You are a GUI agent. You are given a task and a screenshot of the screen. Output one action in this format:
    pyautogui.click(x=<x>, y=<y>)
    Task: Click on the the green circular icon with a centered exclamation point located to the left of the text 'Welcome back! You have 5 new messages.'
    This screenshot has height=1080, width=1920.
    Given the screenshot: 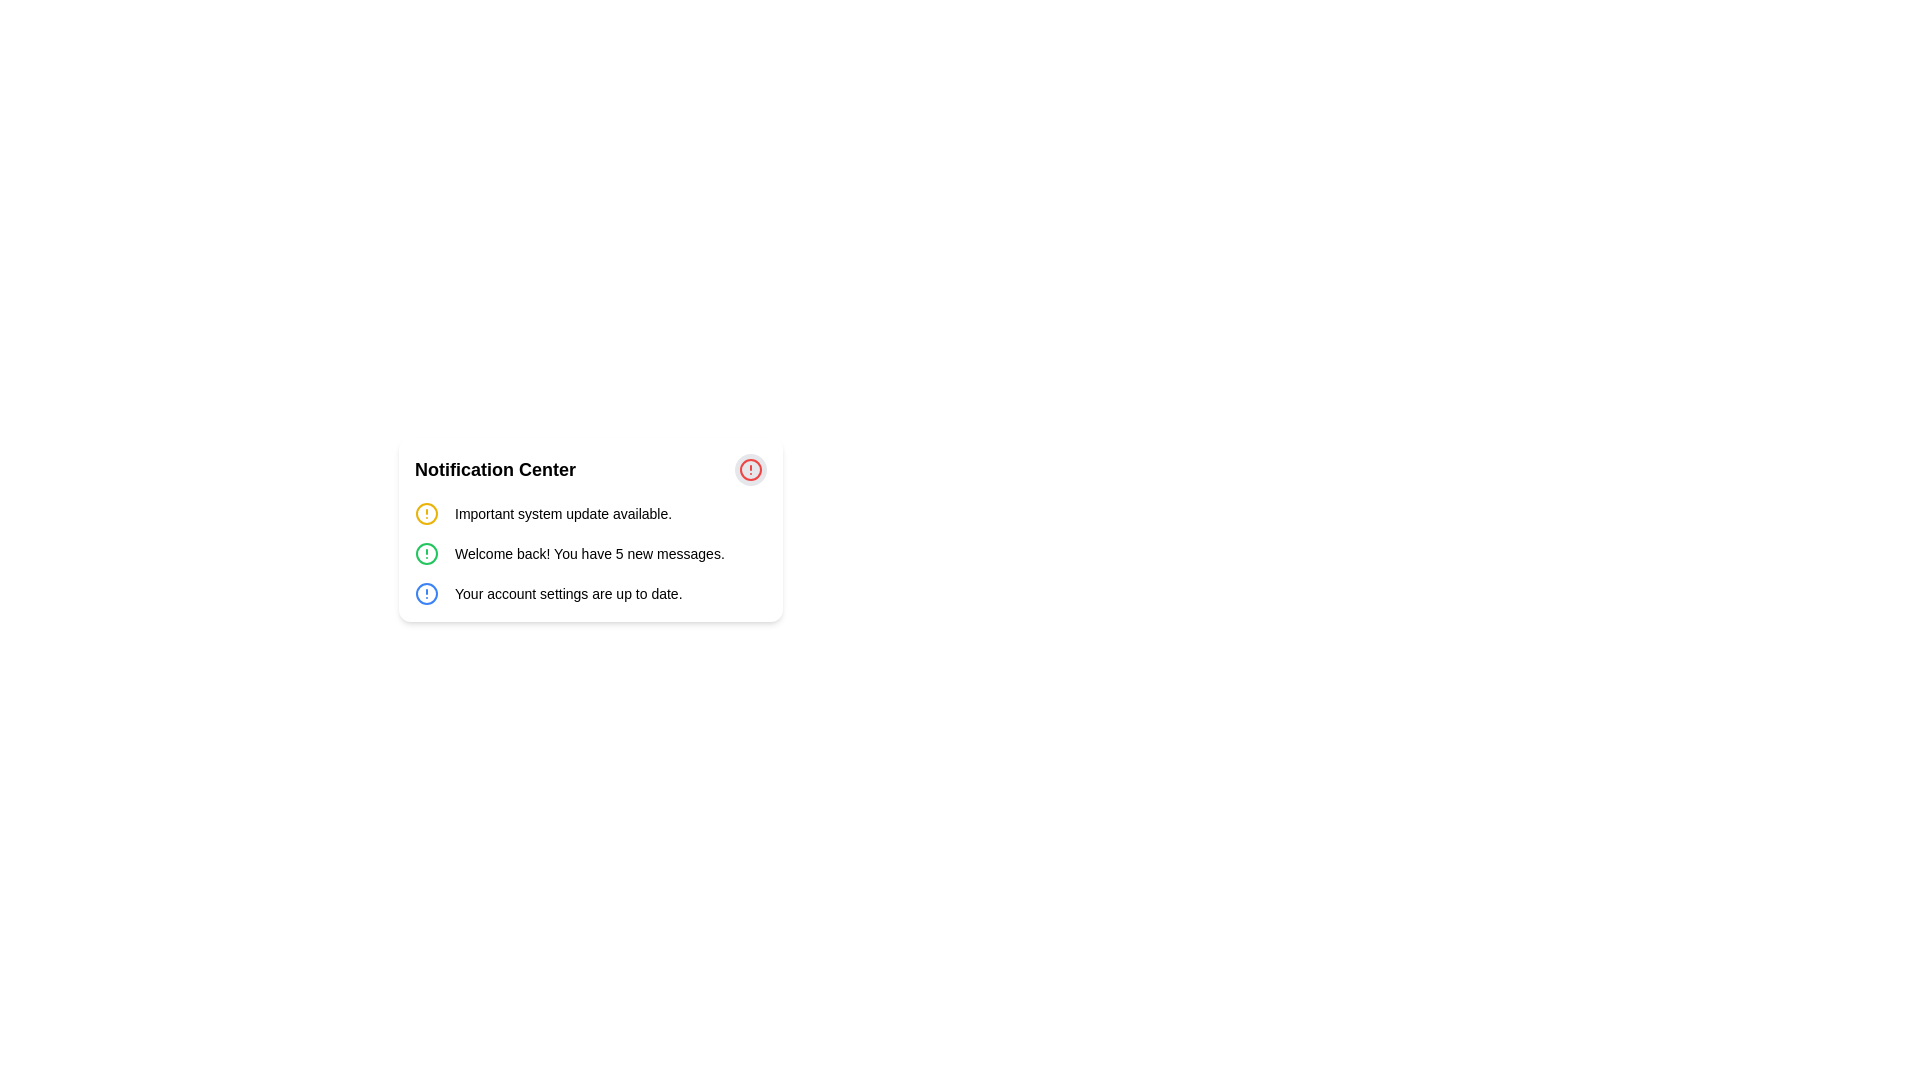 What is the action you would take?
    pyautogui.click(x=426, y=554)
    